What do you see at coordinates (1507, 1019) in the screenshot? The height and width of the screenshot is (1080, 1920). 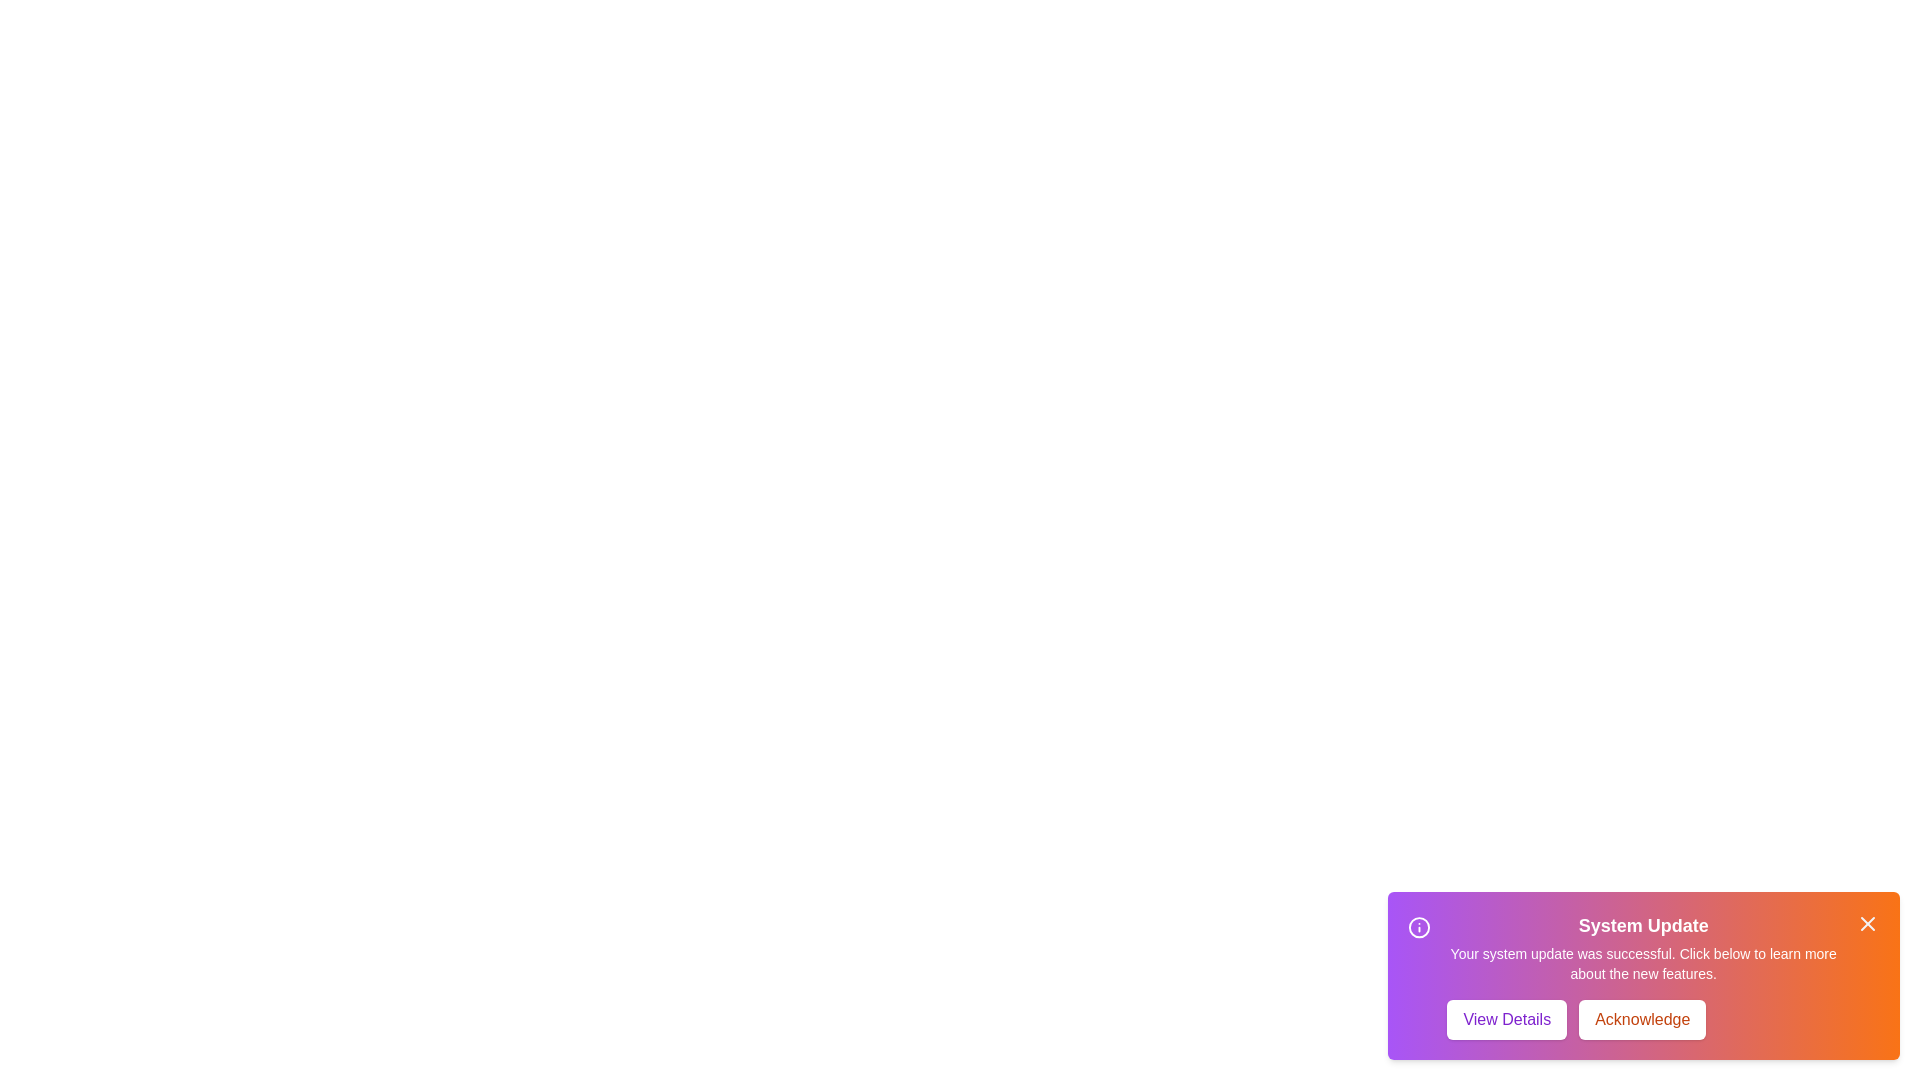 I see `the View Details button to perform the associated action` at bounding box center [1507, 1019].